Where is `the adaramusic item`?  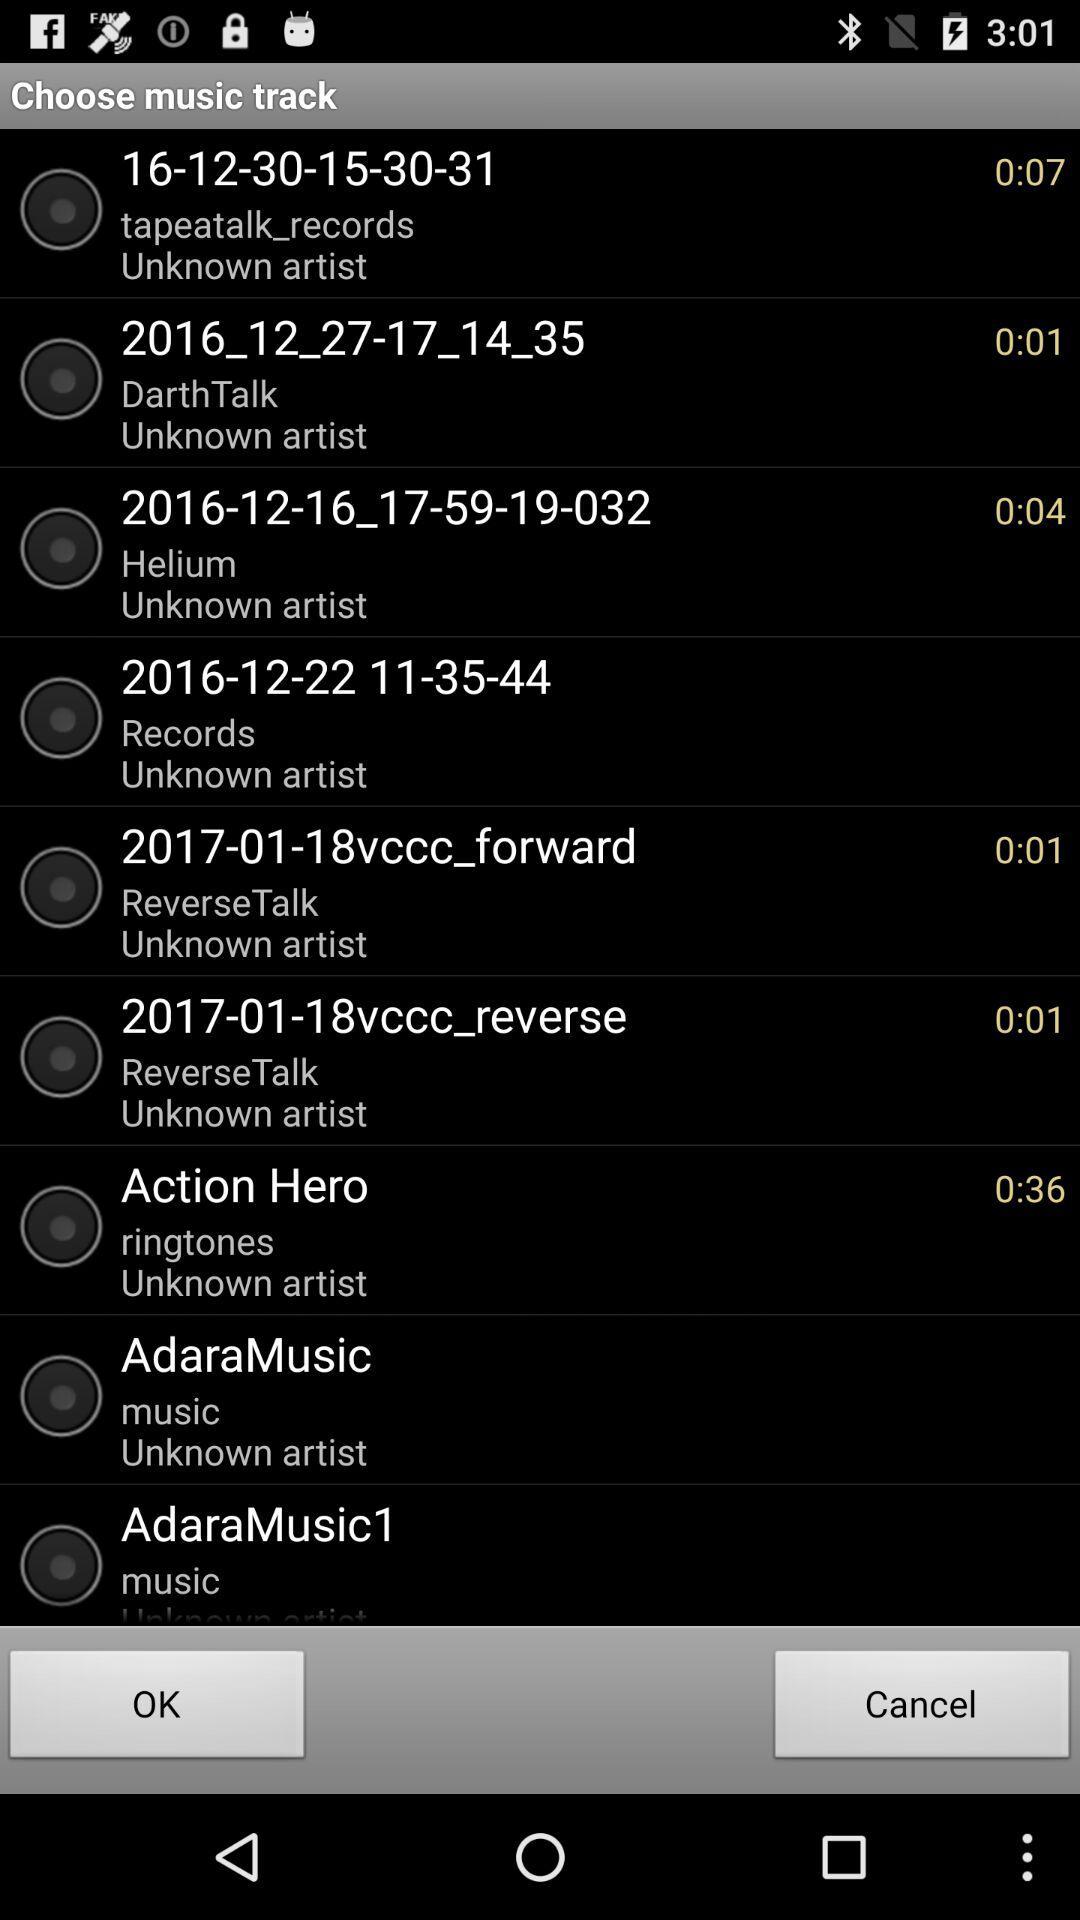
the adaramusic item is located at coordinates (583, 1353).